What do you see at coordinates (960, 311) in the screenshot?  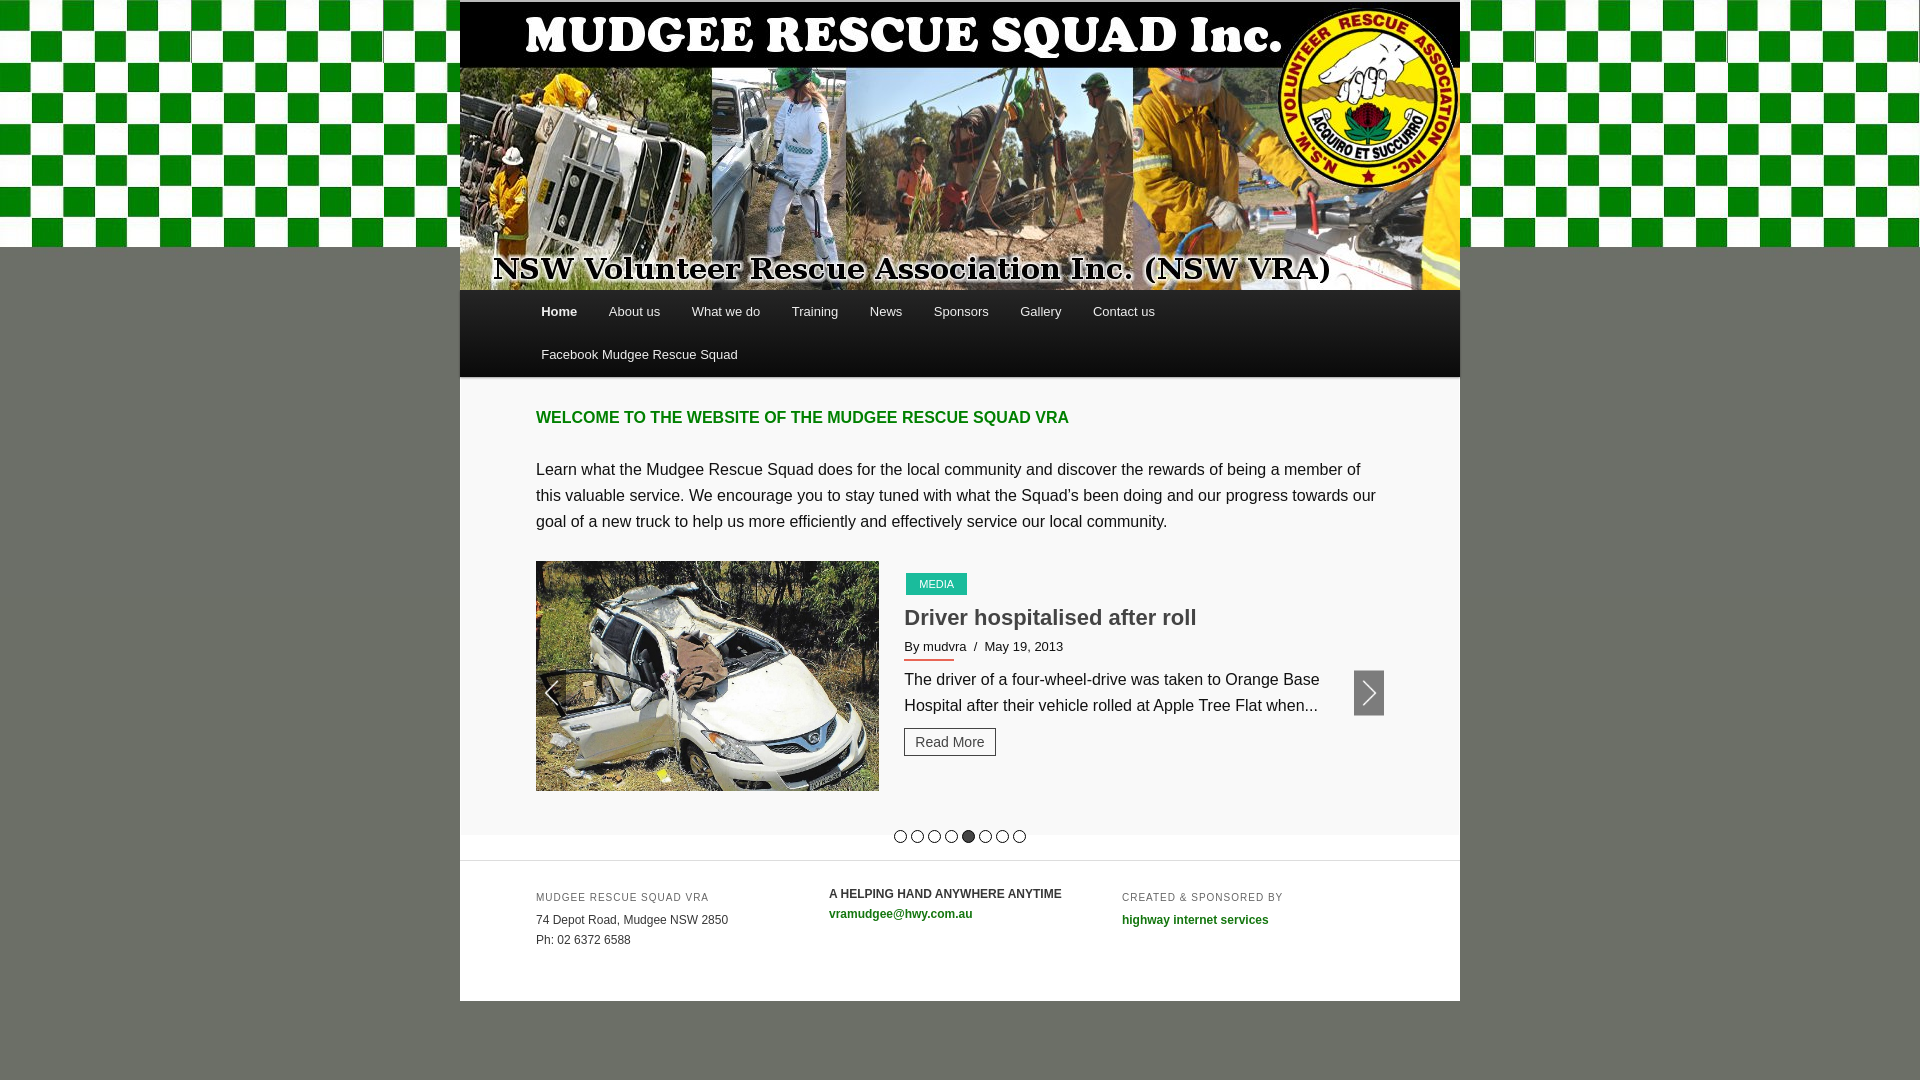 I see `'Sponsors'` at bounding box center [960, 311].